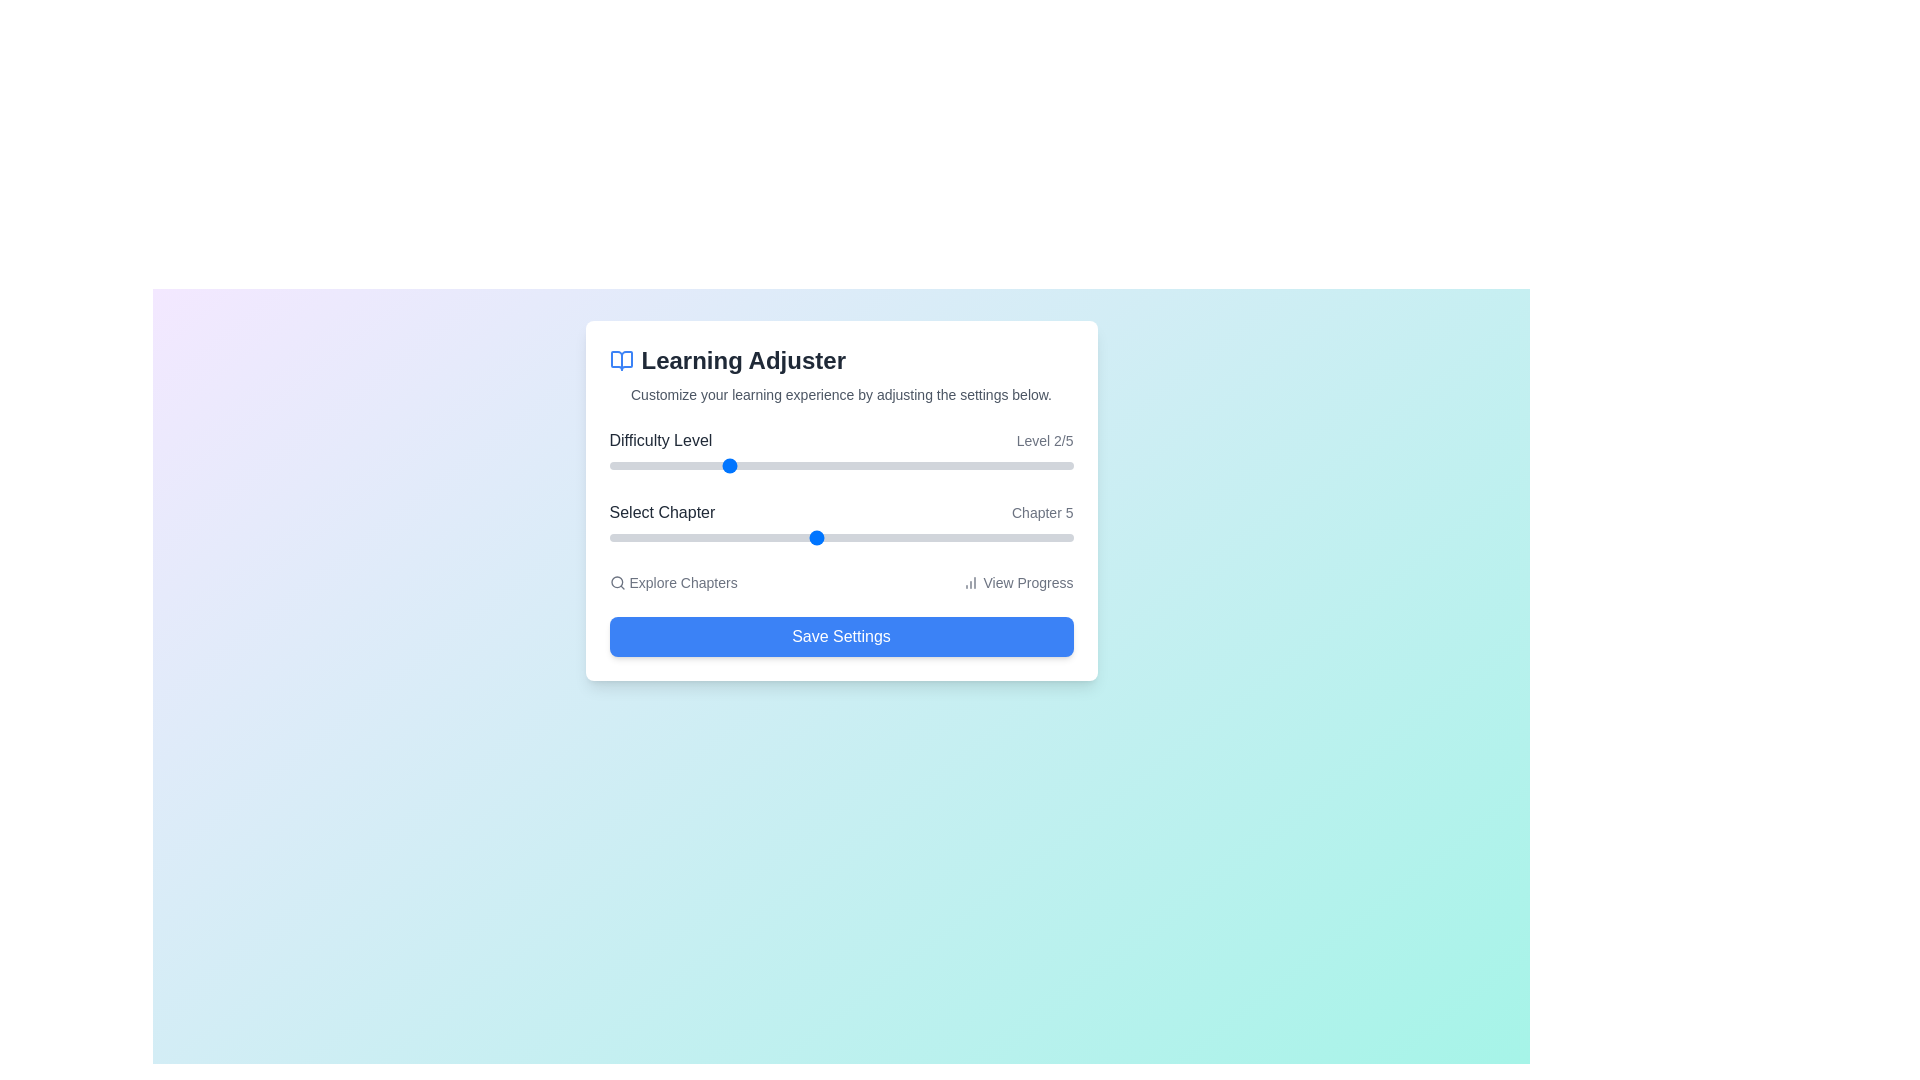 The image size is (1920, 1080). What do you see at coordinates (841, 512) in the screenshot?
I see `text content of the Text display section that contains 'Select Chapter' on the left and 'Chapter 5' on the right, which is located below the 'Difficulty Level' slider` at bounding box center [841, 512].